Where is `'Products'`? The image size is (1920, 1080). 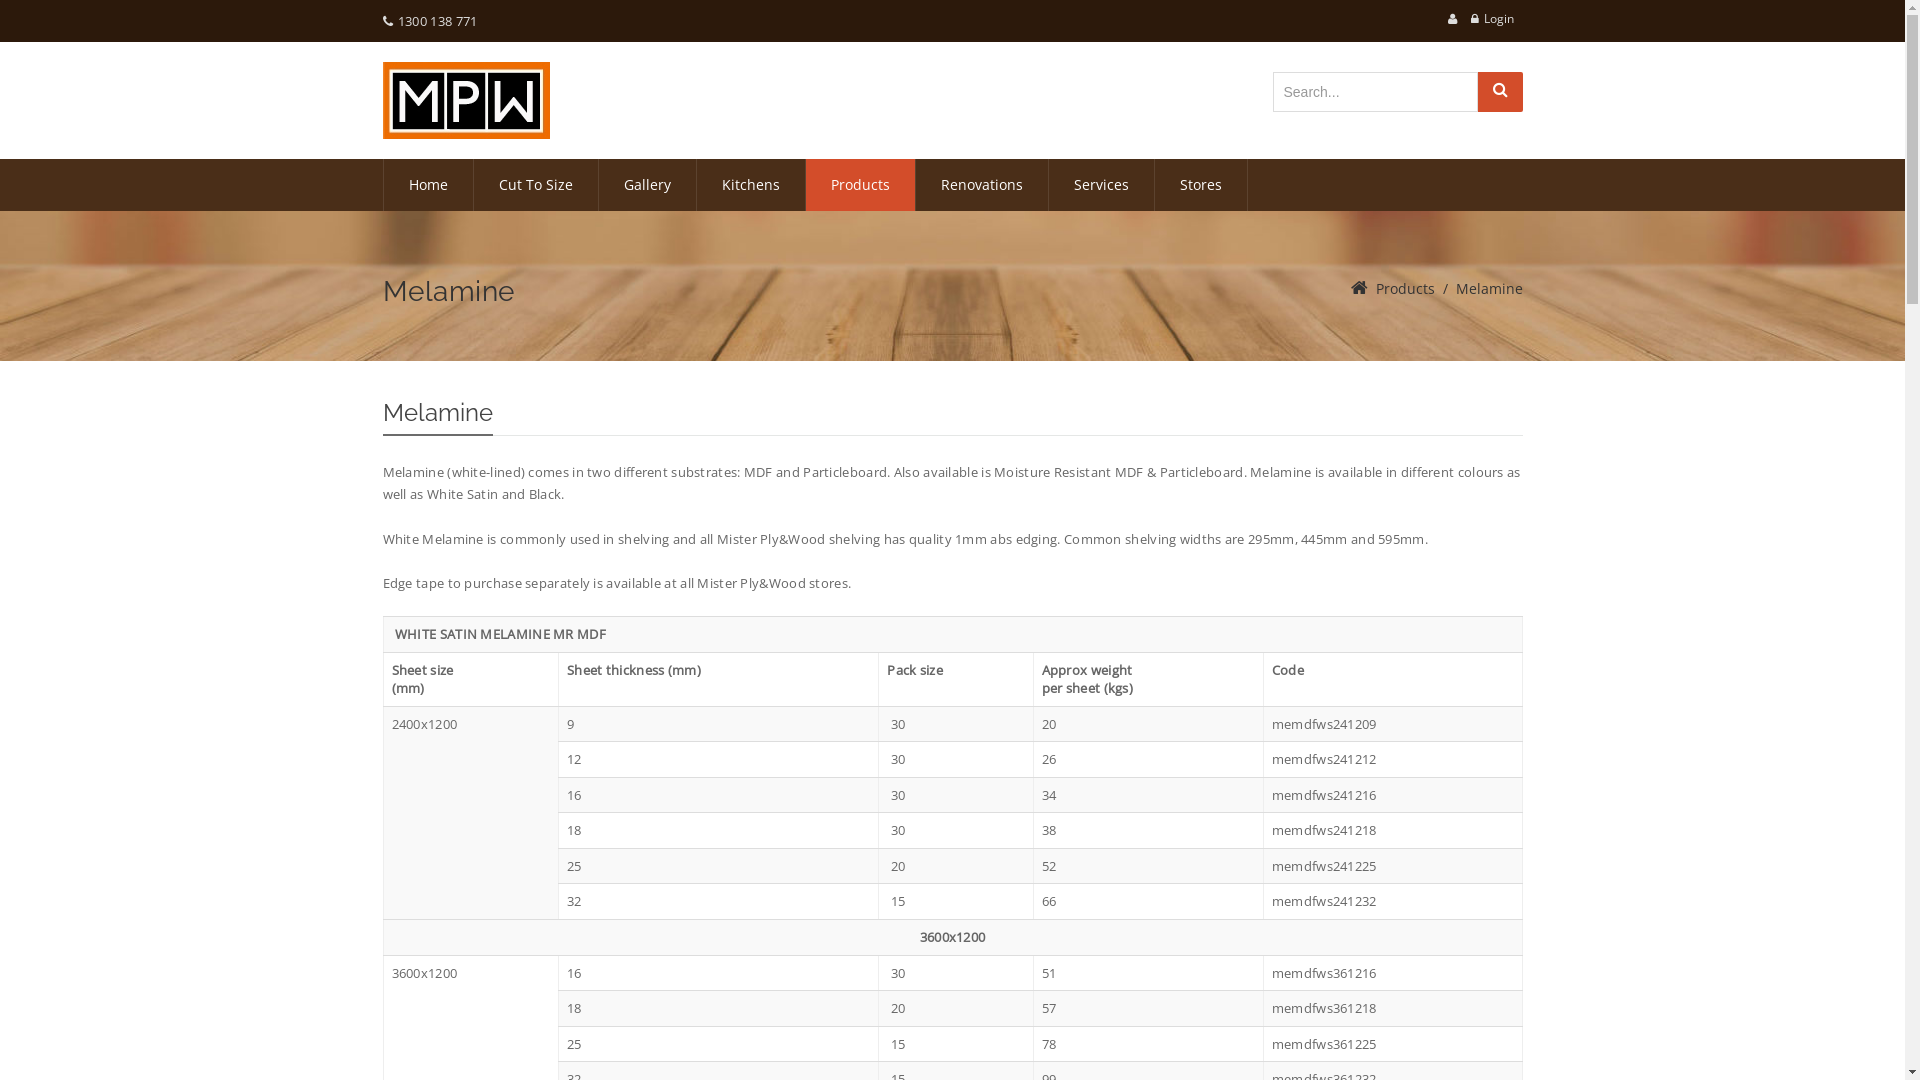 'Products' is located at coordinates (860, 185).